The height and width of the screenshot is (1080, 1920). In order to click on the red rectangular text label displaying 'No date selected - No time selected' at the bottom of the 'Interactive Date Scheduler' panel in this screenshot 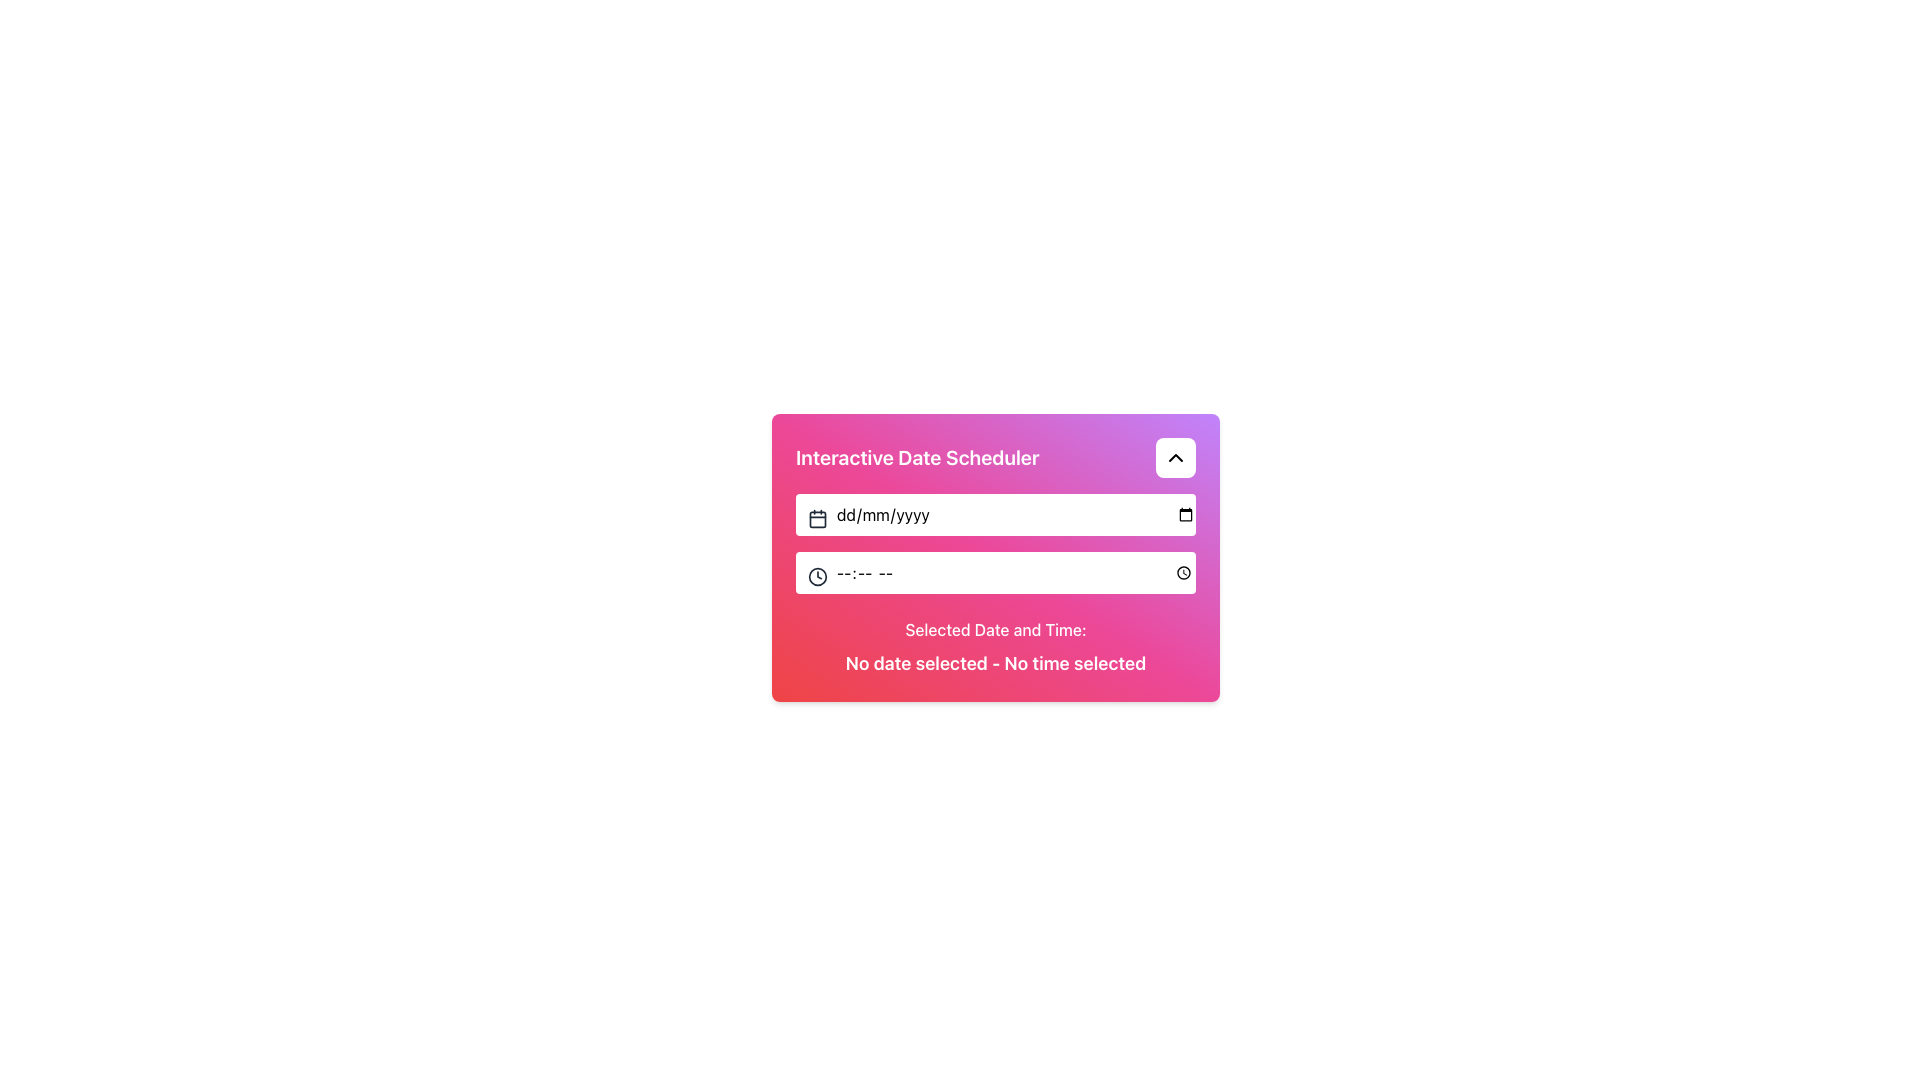, I will do `click(996, 663)`.